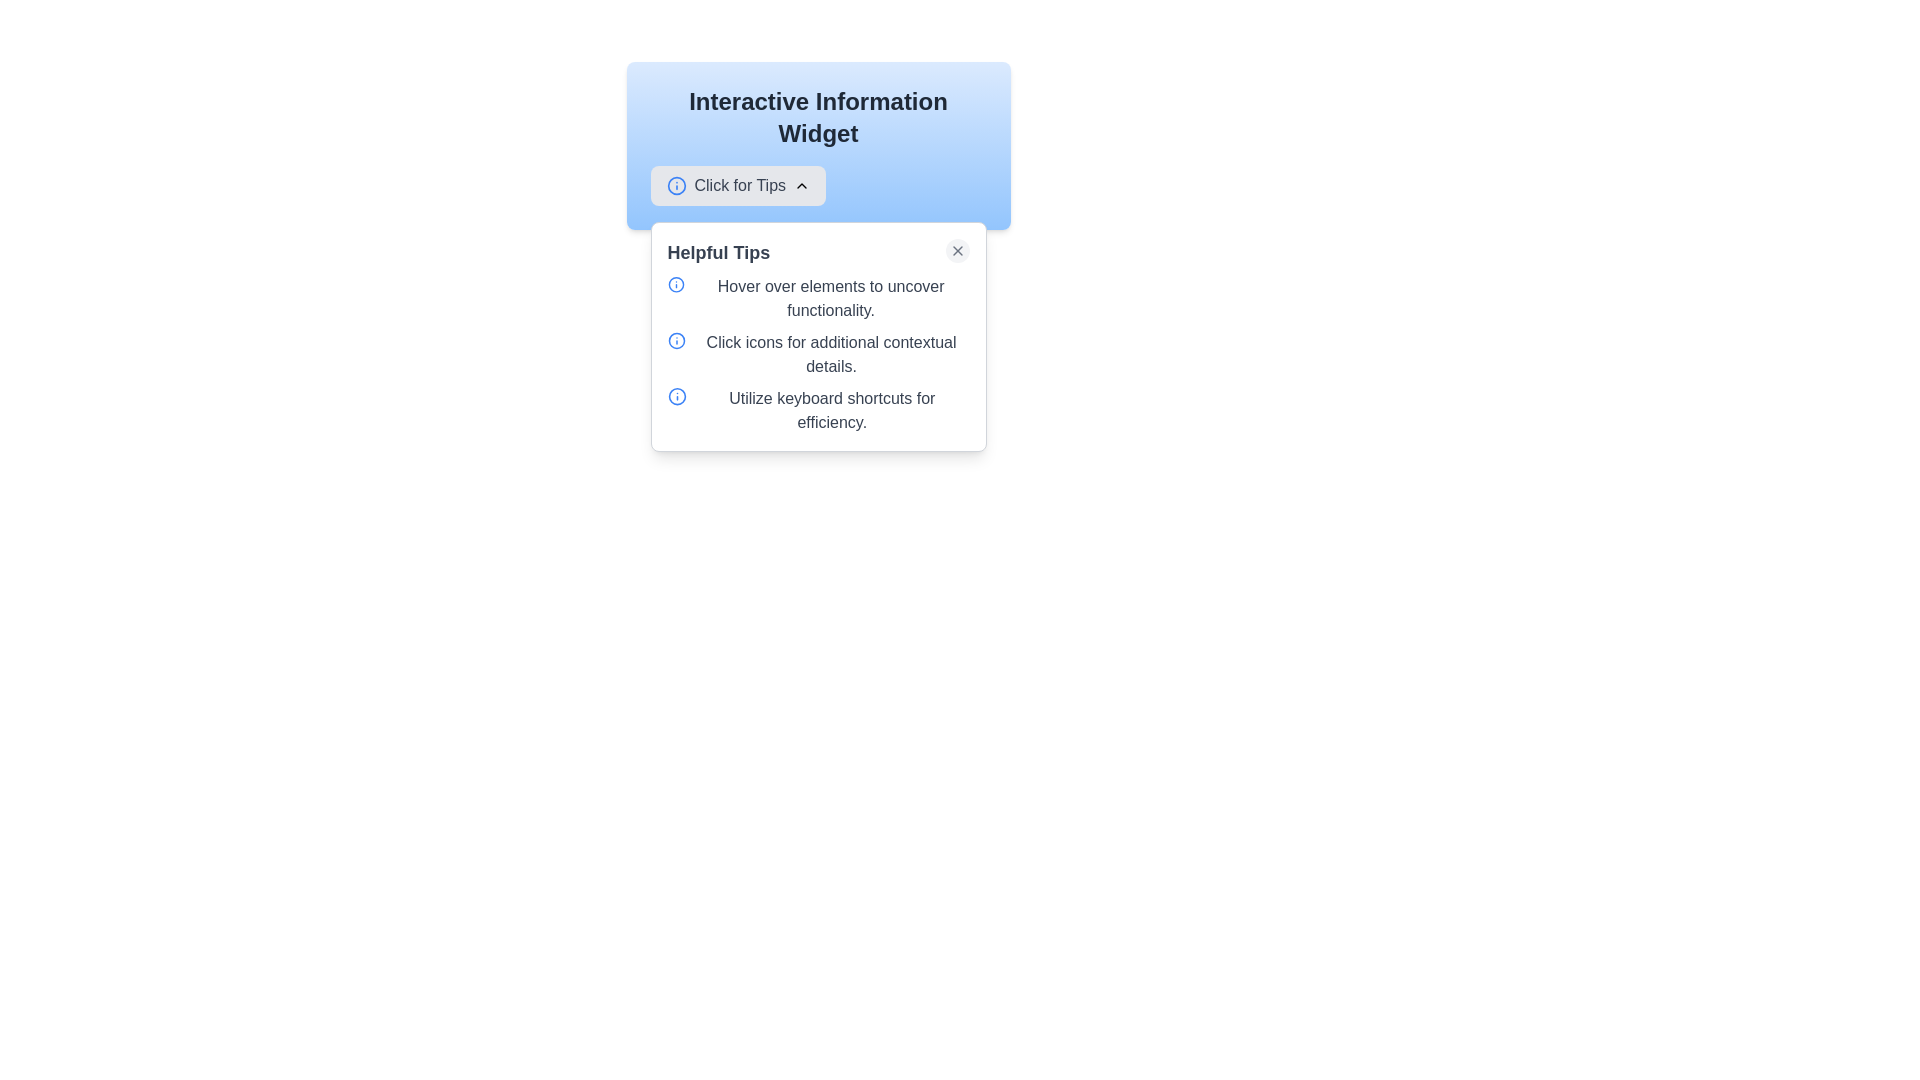 The height and width of the screenshot is (1080, 1920). Describe the element at coordinates (818, 299) in the screenshot. I see `the first informational tip in the 'Helpful Tips' section, which instructs users to hover over elements` at that location.